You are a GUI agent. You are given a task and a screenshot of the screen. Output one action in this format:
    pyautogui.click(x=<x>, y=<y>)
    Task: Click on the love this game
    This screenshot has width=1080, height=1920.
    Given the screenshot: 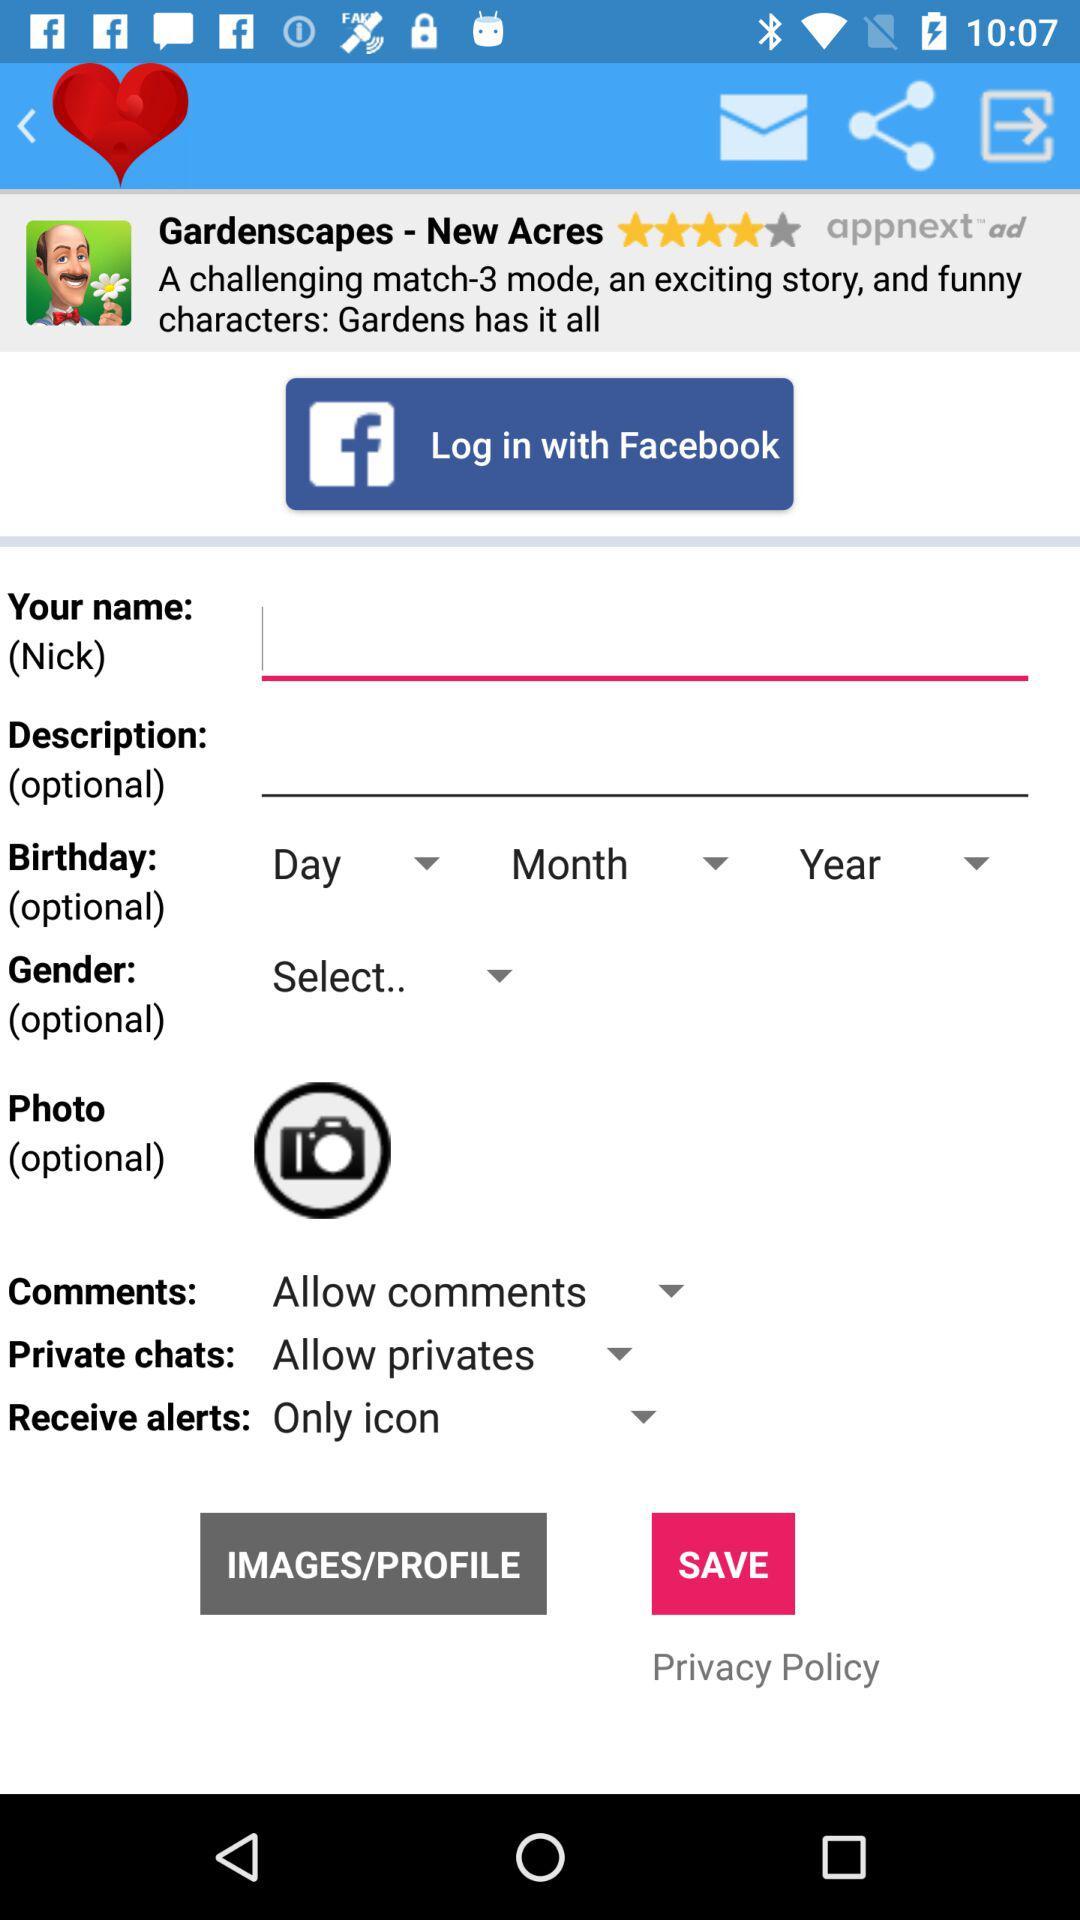 What is the action you would take?
    pyautogui.click(x=120, y=124)
    